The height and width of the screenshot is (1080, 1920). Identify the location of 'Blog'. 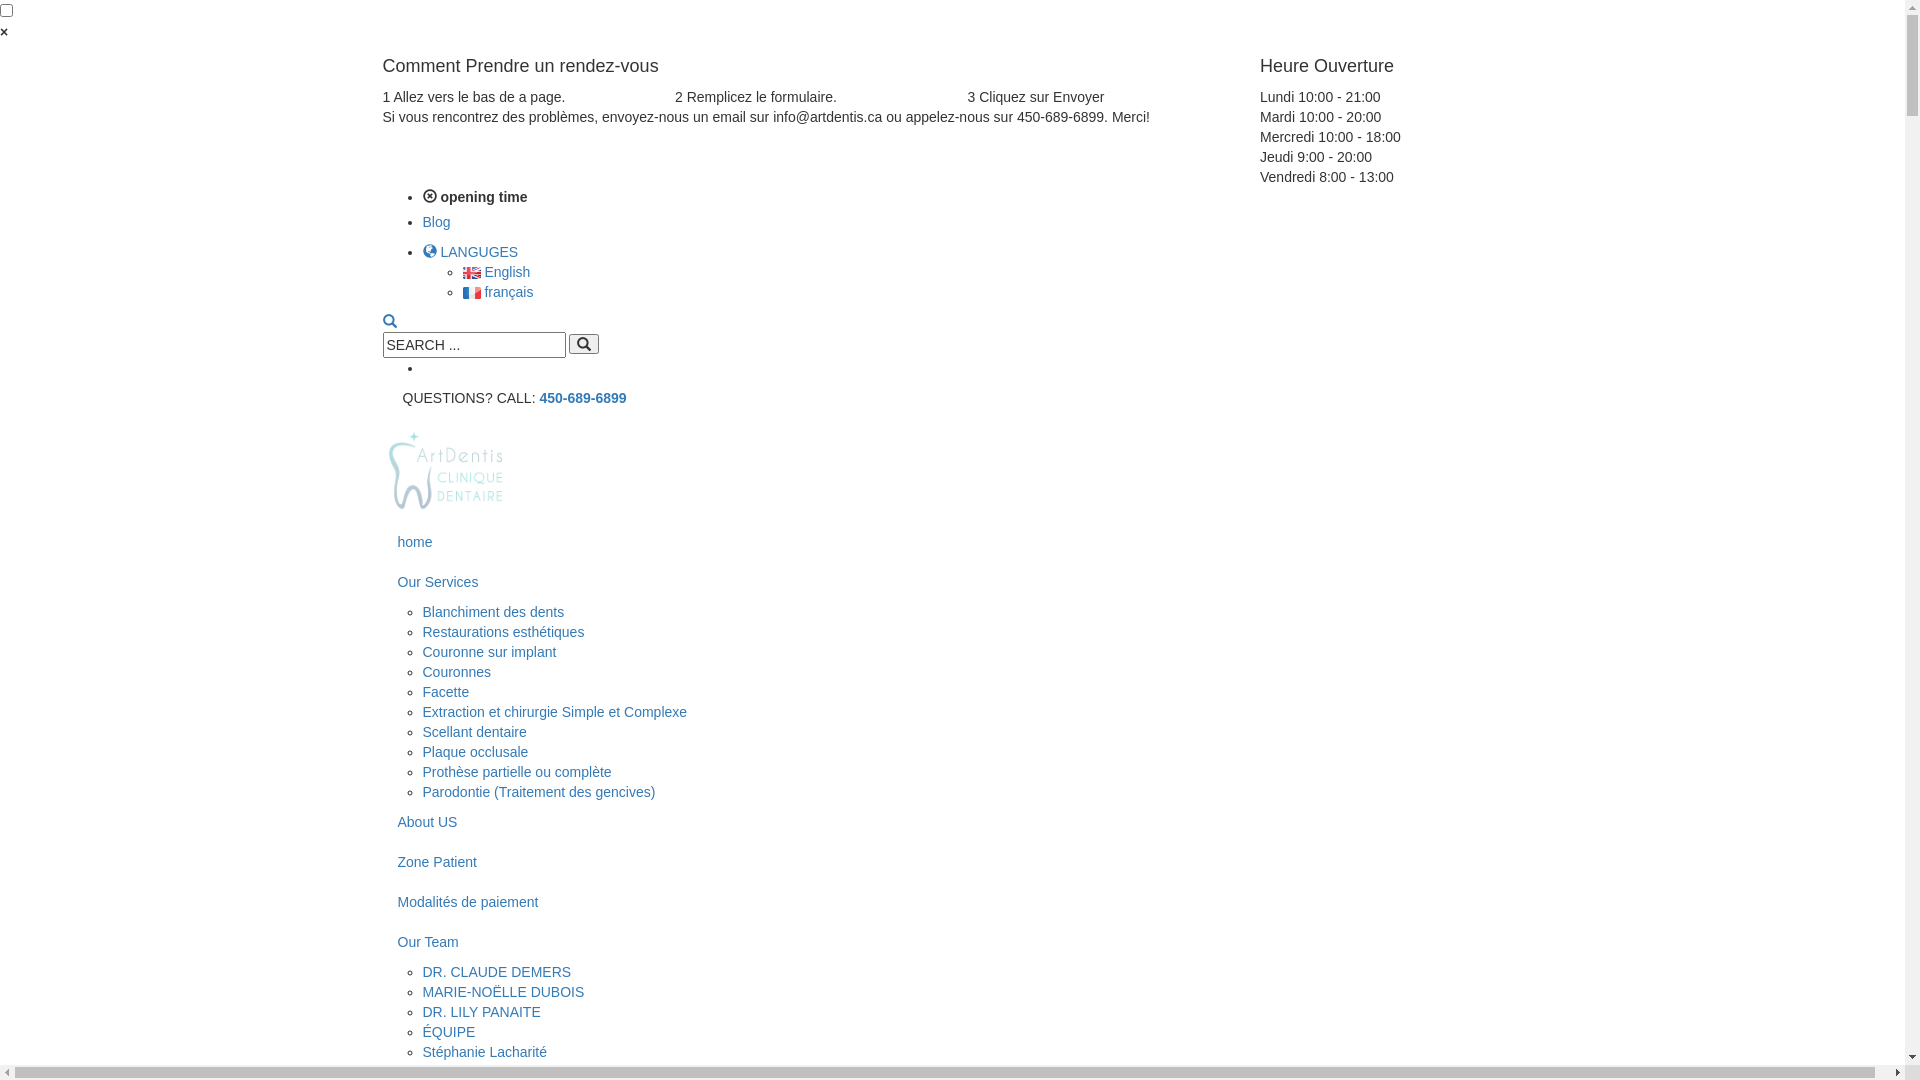
(435, 222).